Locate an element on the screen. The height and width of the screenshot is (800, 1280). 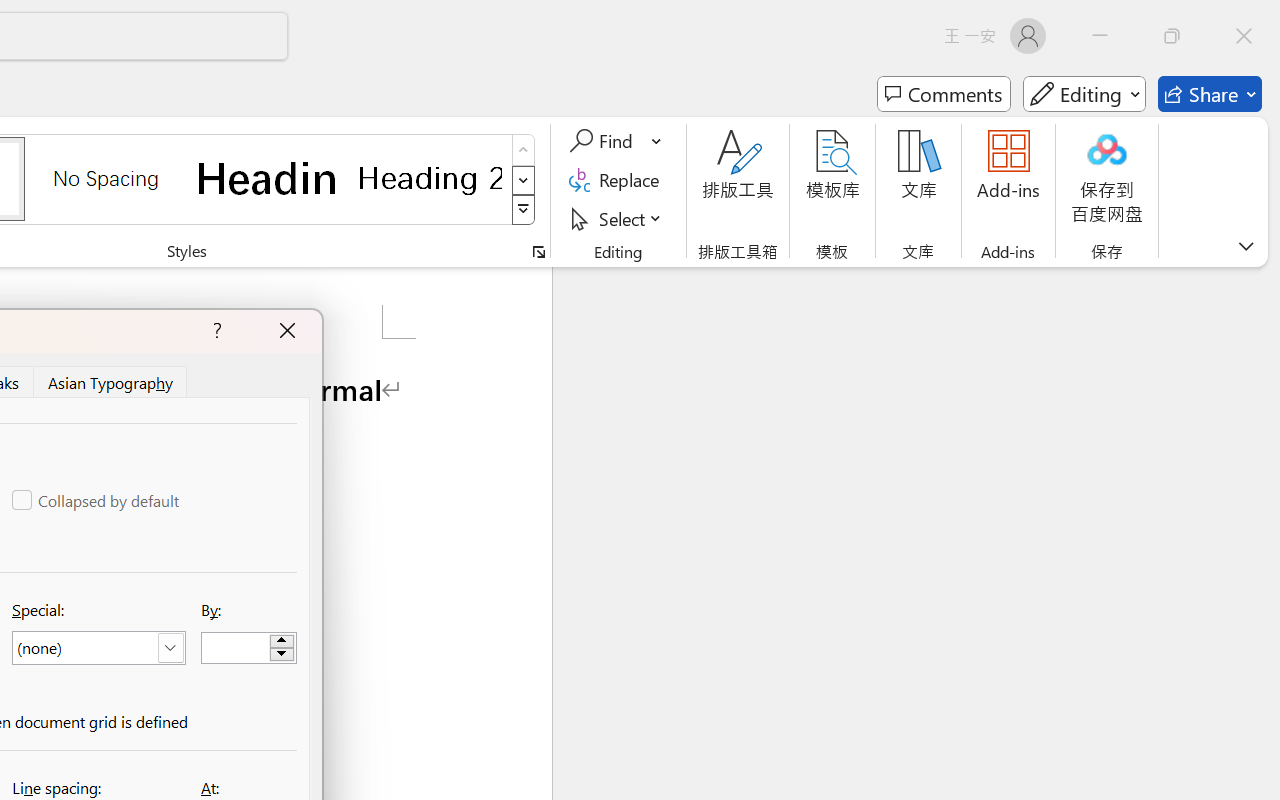
'Styles...' is located at coordinates (538, 251).